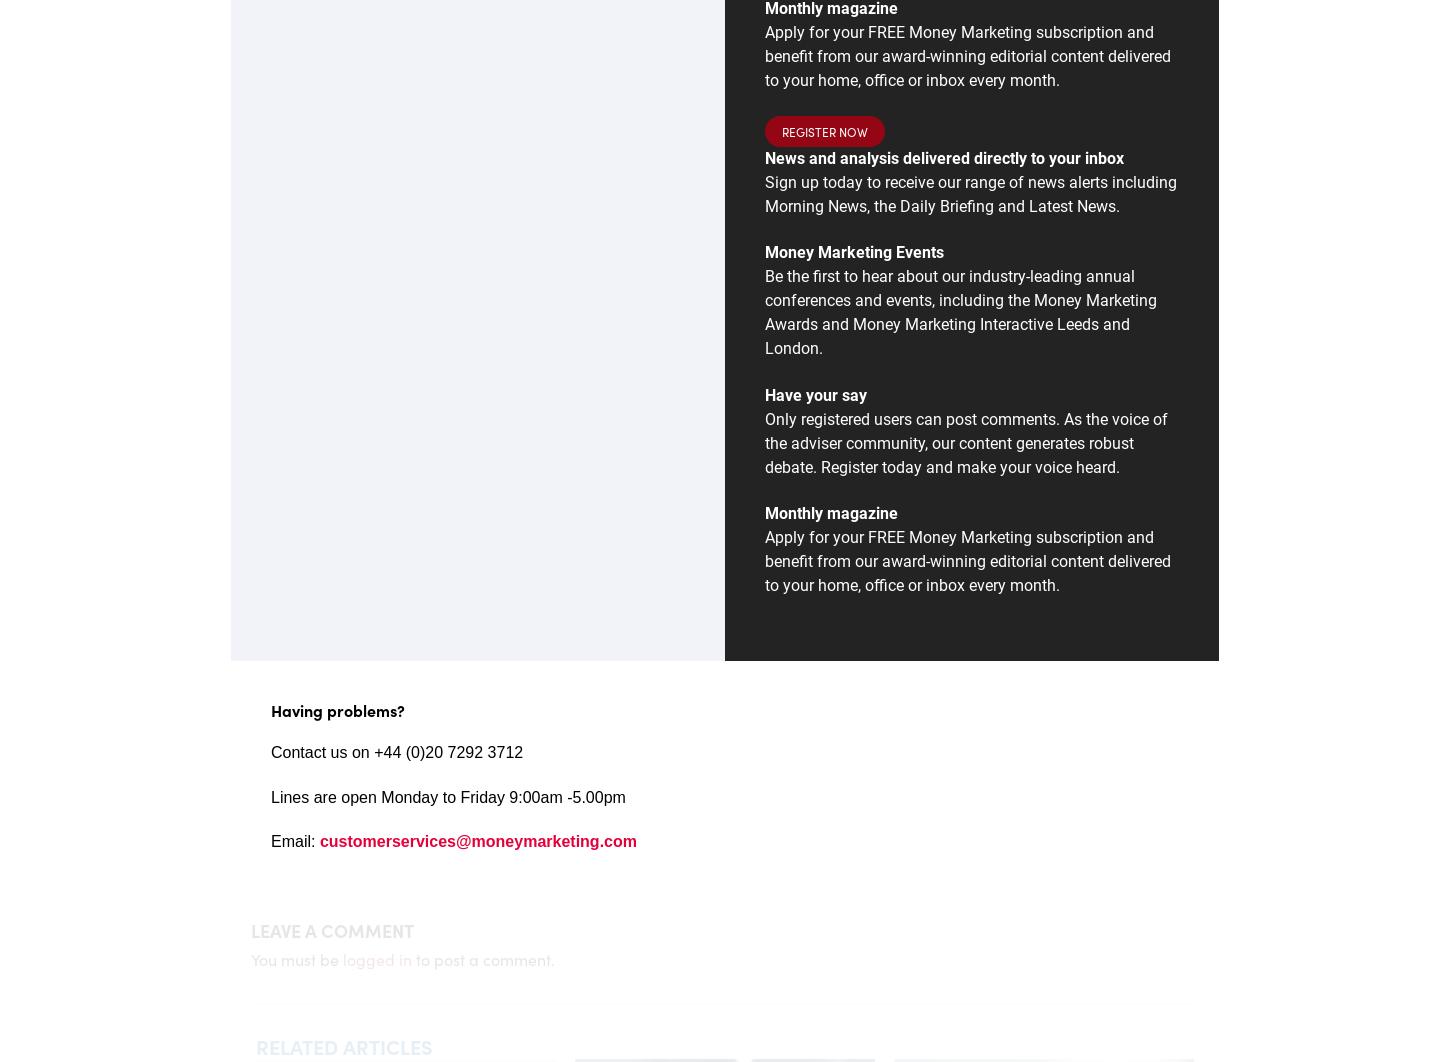 The image size is (1450, 1062). What do you see at coordinates (765, 252) in the screenshot?
I see `'Money Marketing Events'` at bounding box center [765, 252].